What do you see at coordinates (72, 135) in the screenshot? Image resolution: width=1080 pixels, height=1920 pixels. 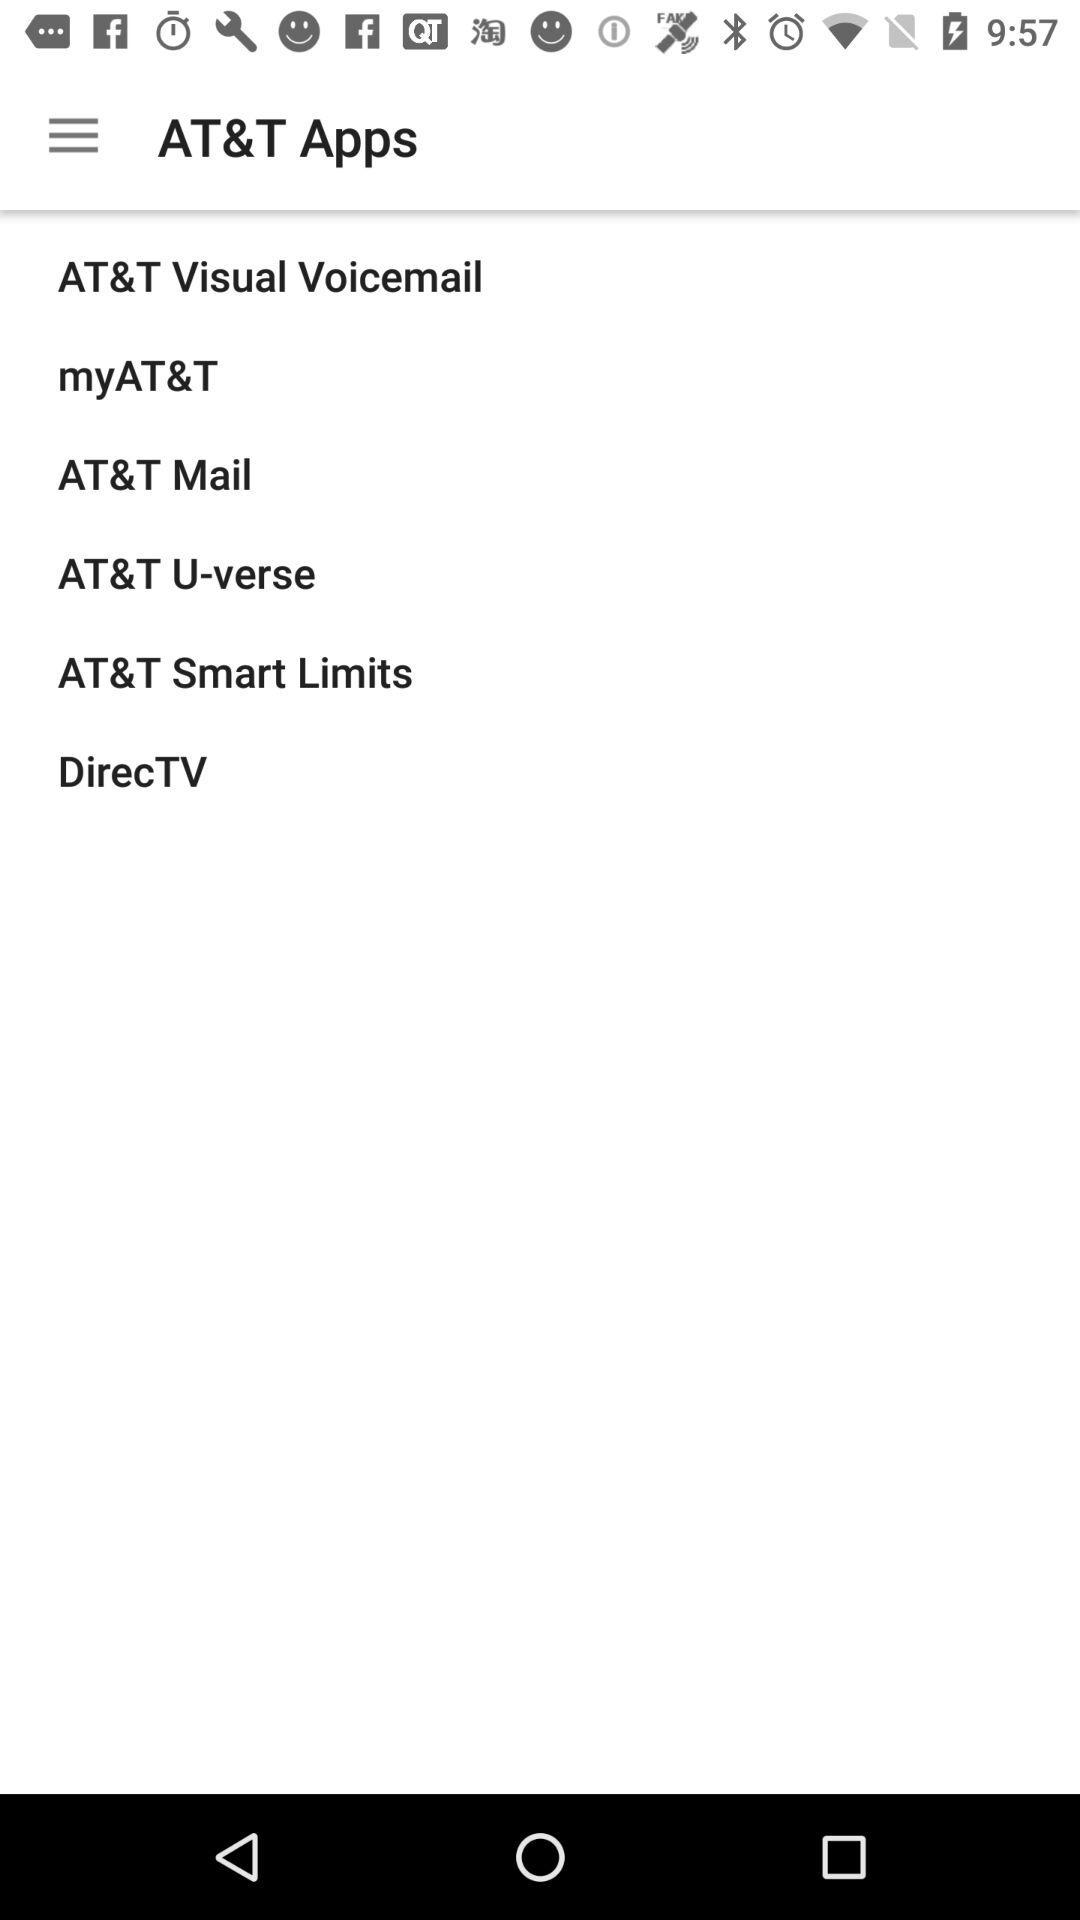 I see `icon above the at t visual item` at bounding box center [72, 135].